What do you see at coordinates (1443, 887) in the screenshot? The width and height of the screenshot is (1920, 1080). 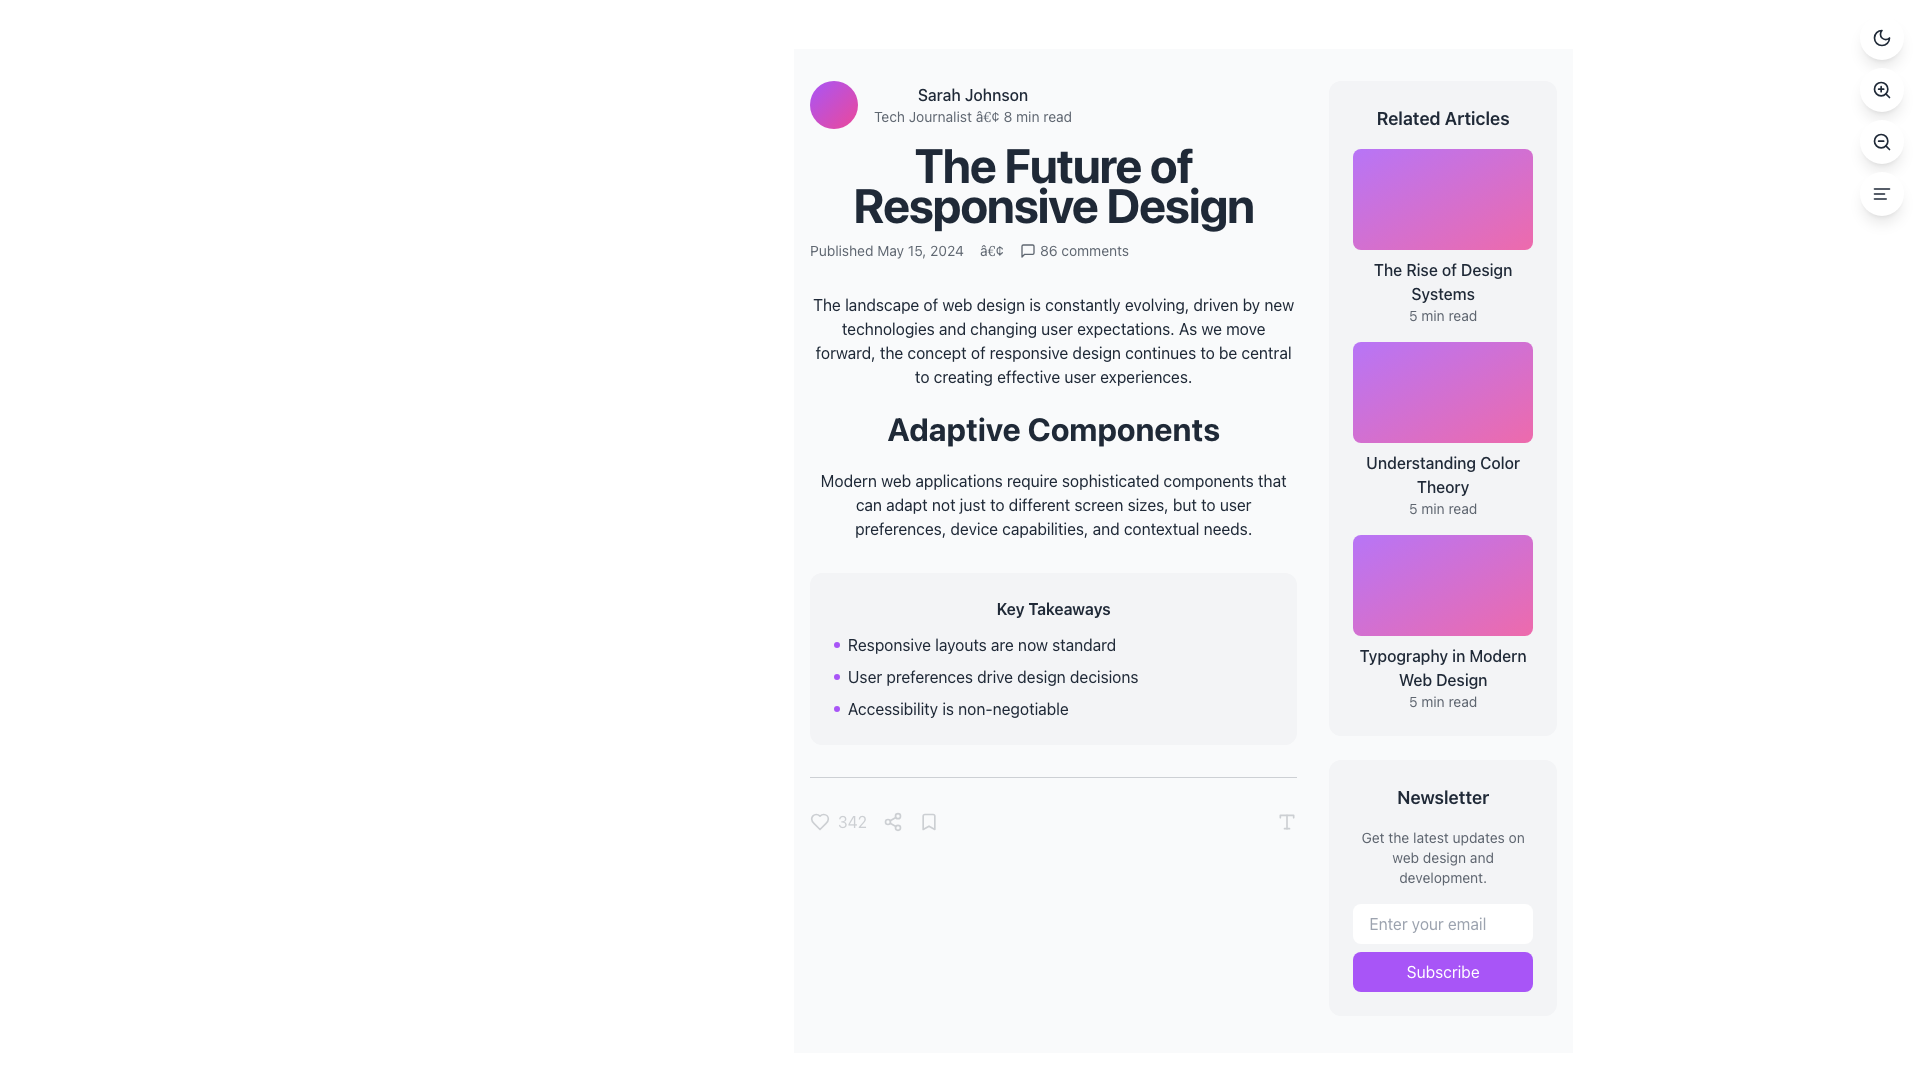 I see `the 'Subscribe' button located at the bottom-right section of the sidebar` at bounding box center [1443, 887].